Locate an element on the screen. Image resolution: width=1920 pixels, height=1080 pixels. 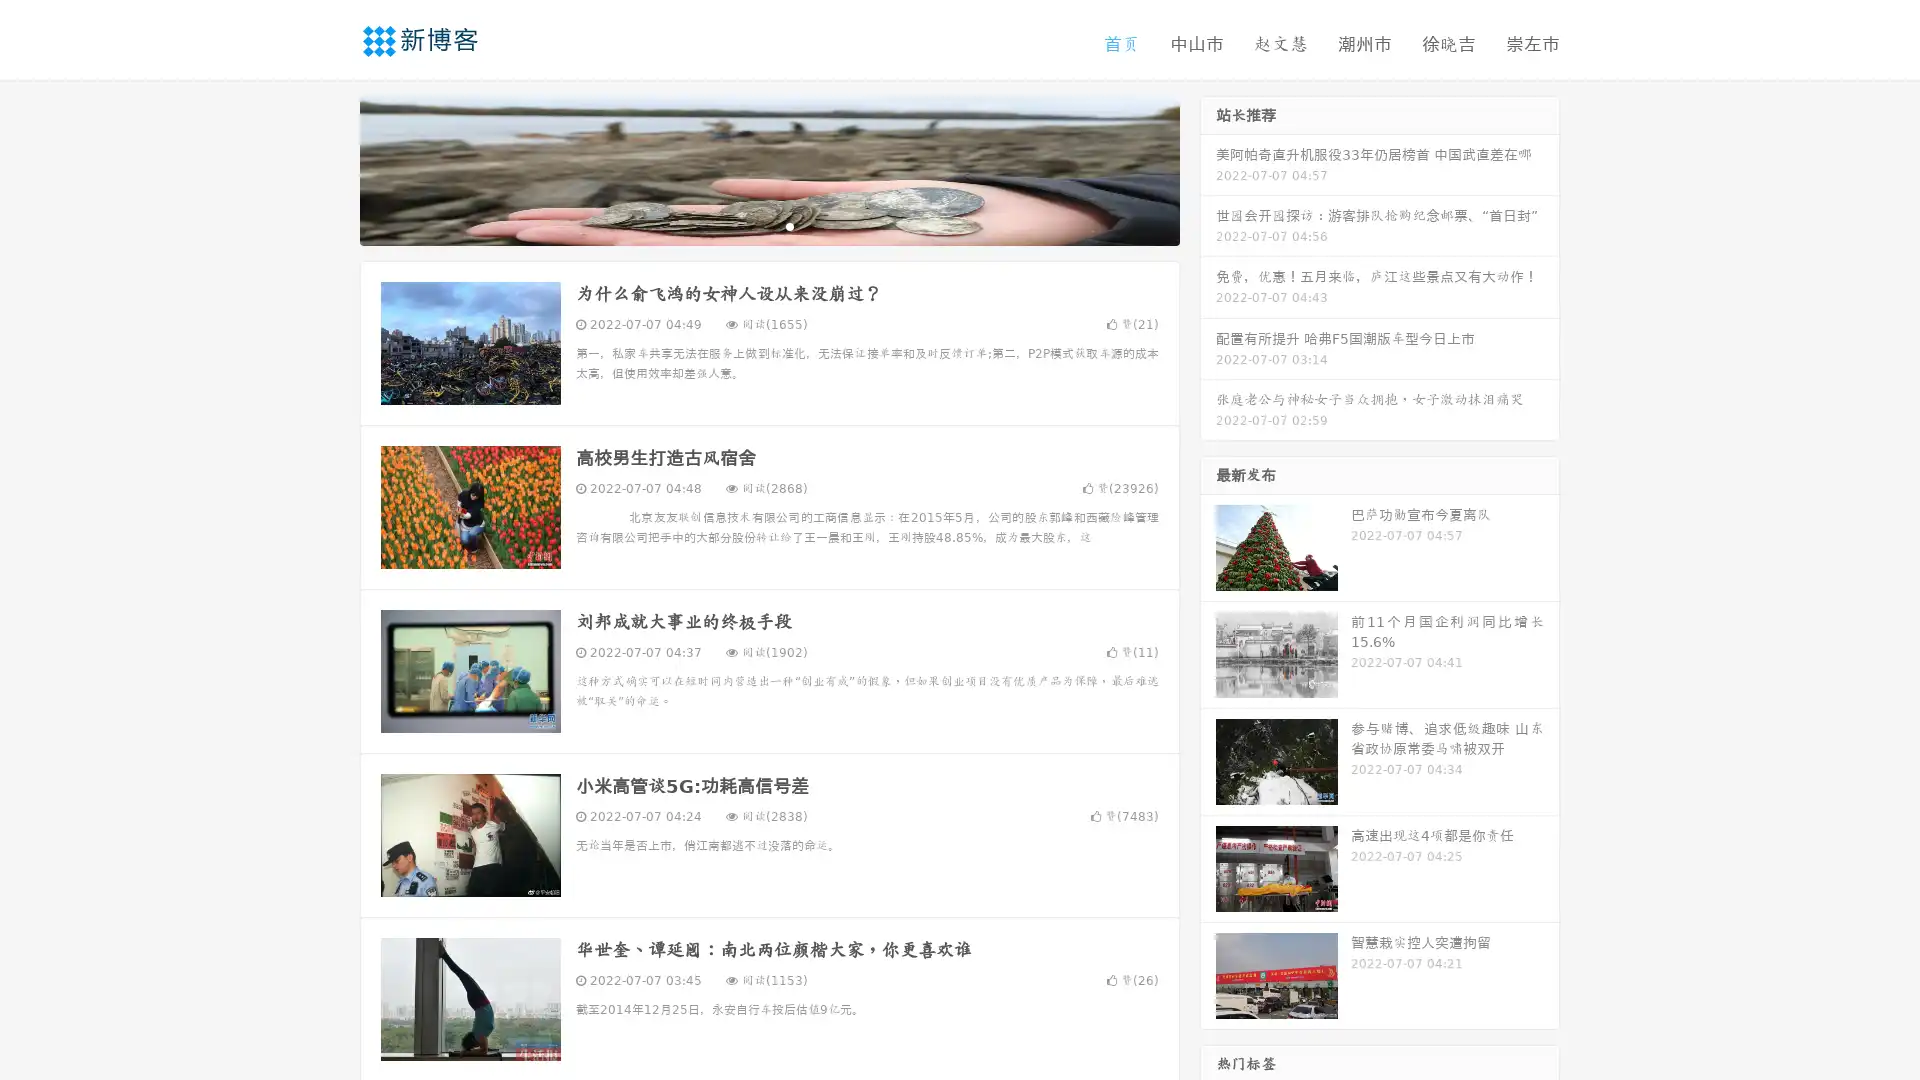
Go to slide 1 is located at coordinates (748, 225).